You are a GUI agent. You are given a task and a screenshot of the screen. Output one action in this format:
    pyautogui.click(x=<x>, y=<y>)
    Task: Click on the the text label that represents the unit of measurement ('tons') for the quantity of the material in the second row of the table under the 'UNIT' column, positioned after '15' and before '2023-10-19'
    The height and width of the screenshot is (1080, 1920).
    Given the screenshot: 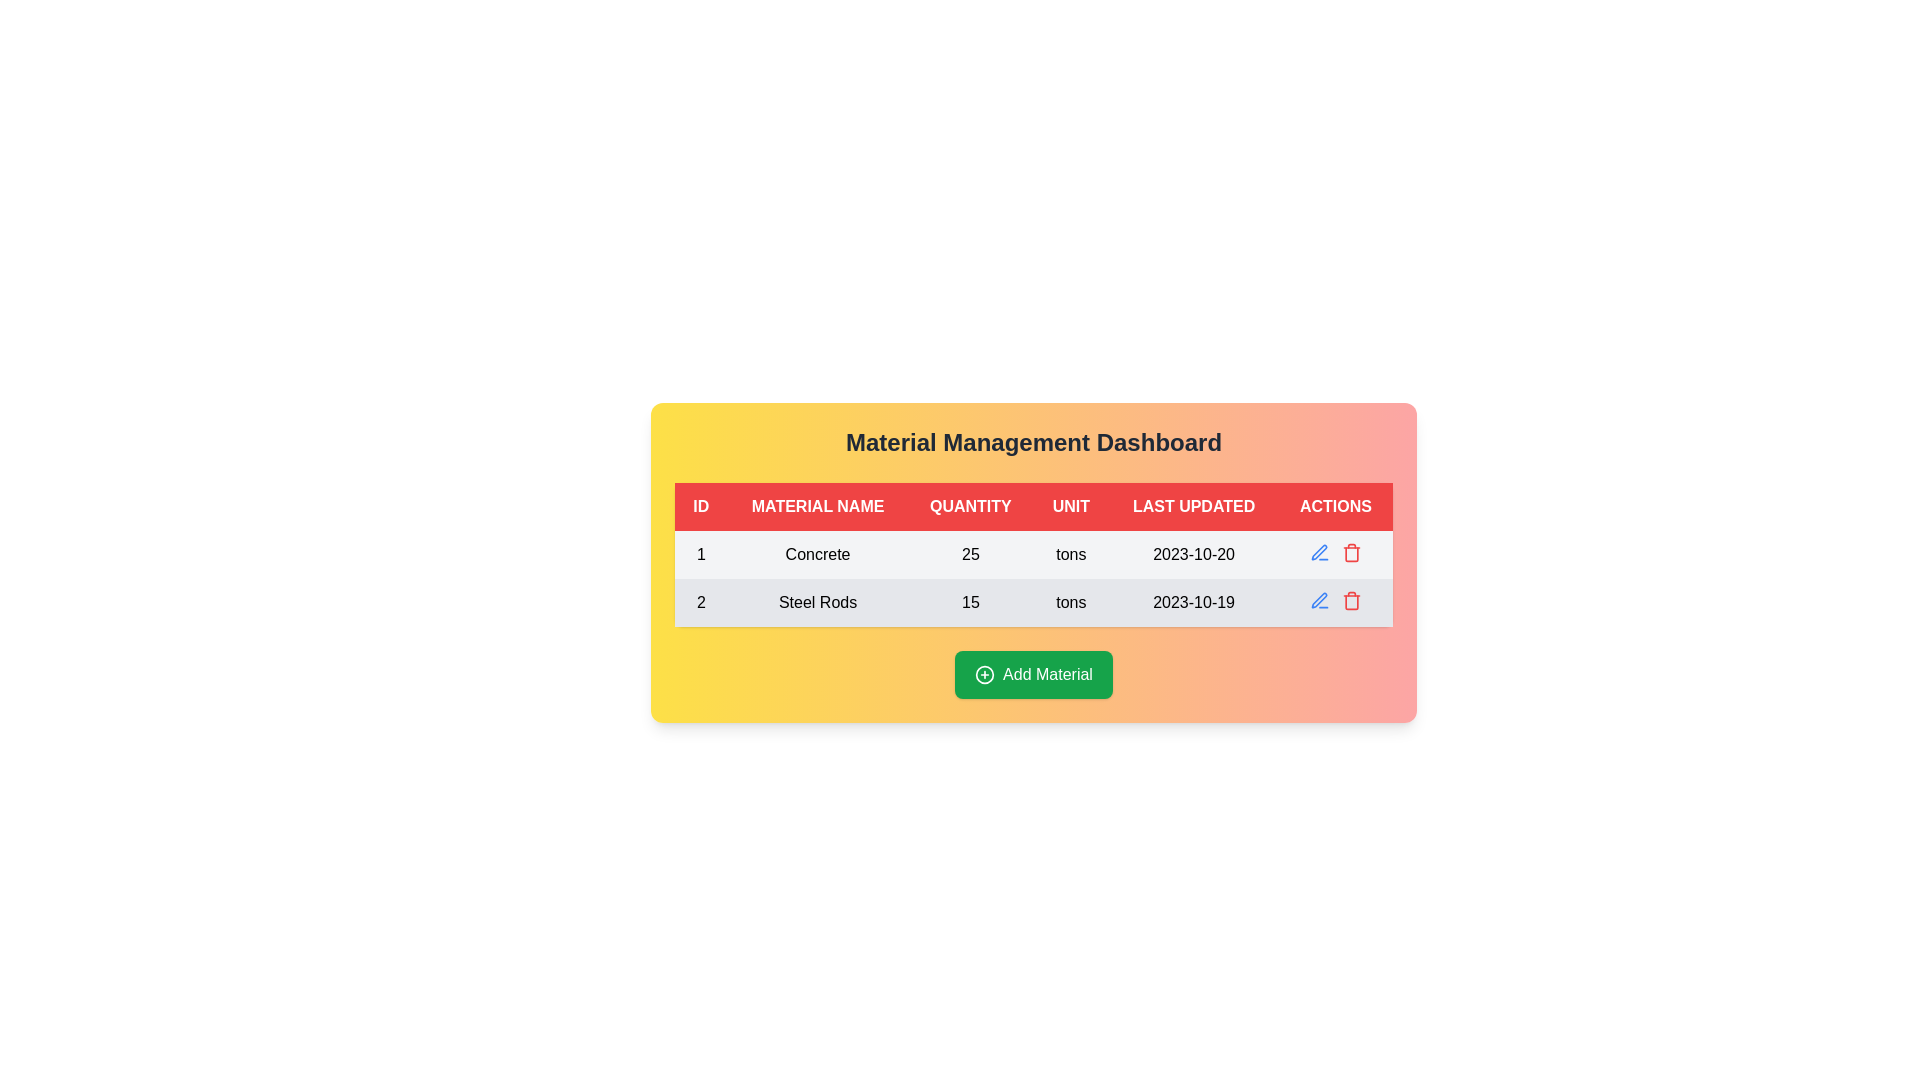 What is the action you would take?
    pyautogui.click(x=1070, y=601)
    